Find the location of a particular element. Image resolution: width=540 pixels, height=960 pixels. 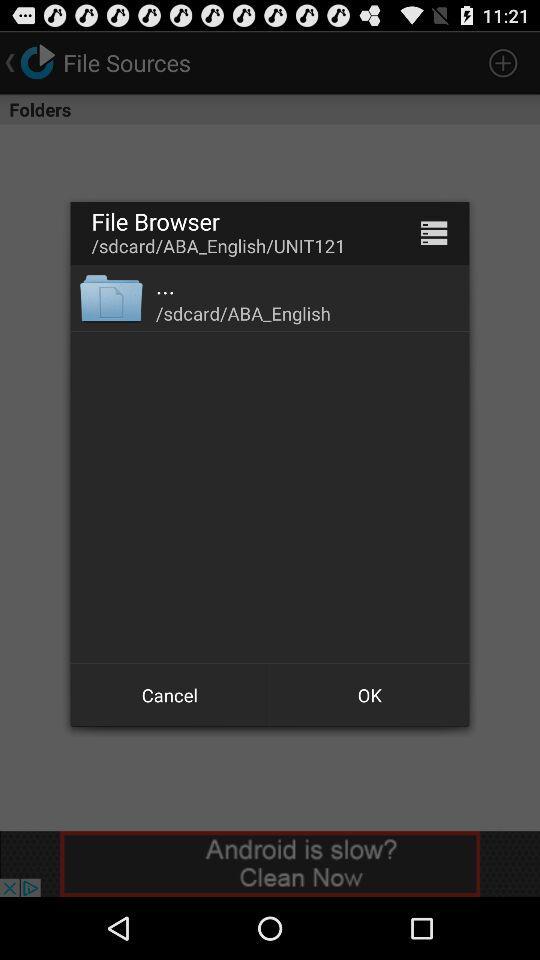

app next to the ... item is located at coordinates (111, 296).